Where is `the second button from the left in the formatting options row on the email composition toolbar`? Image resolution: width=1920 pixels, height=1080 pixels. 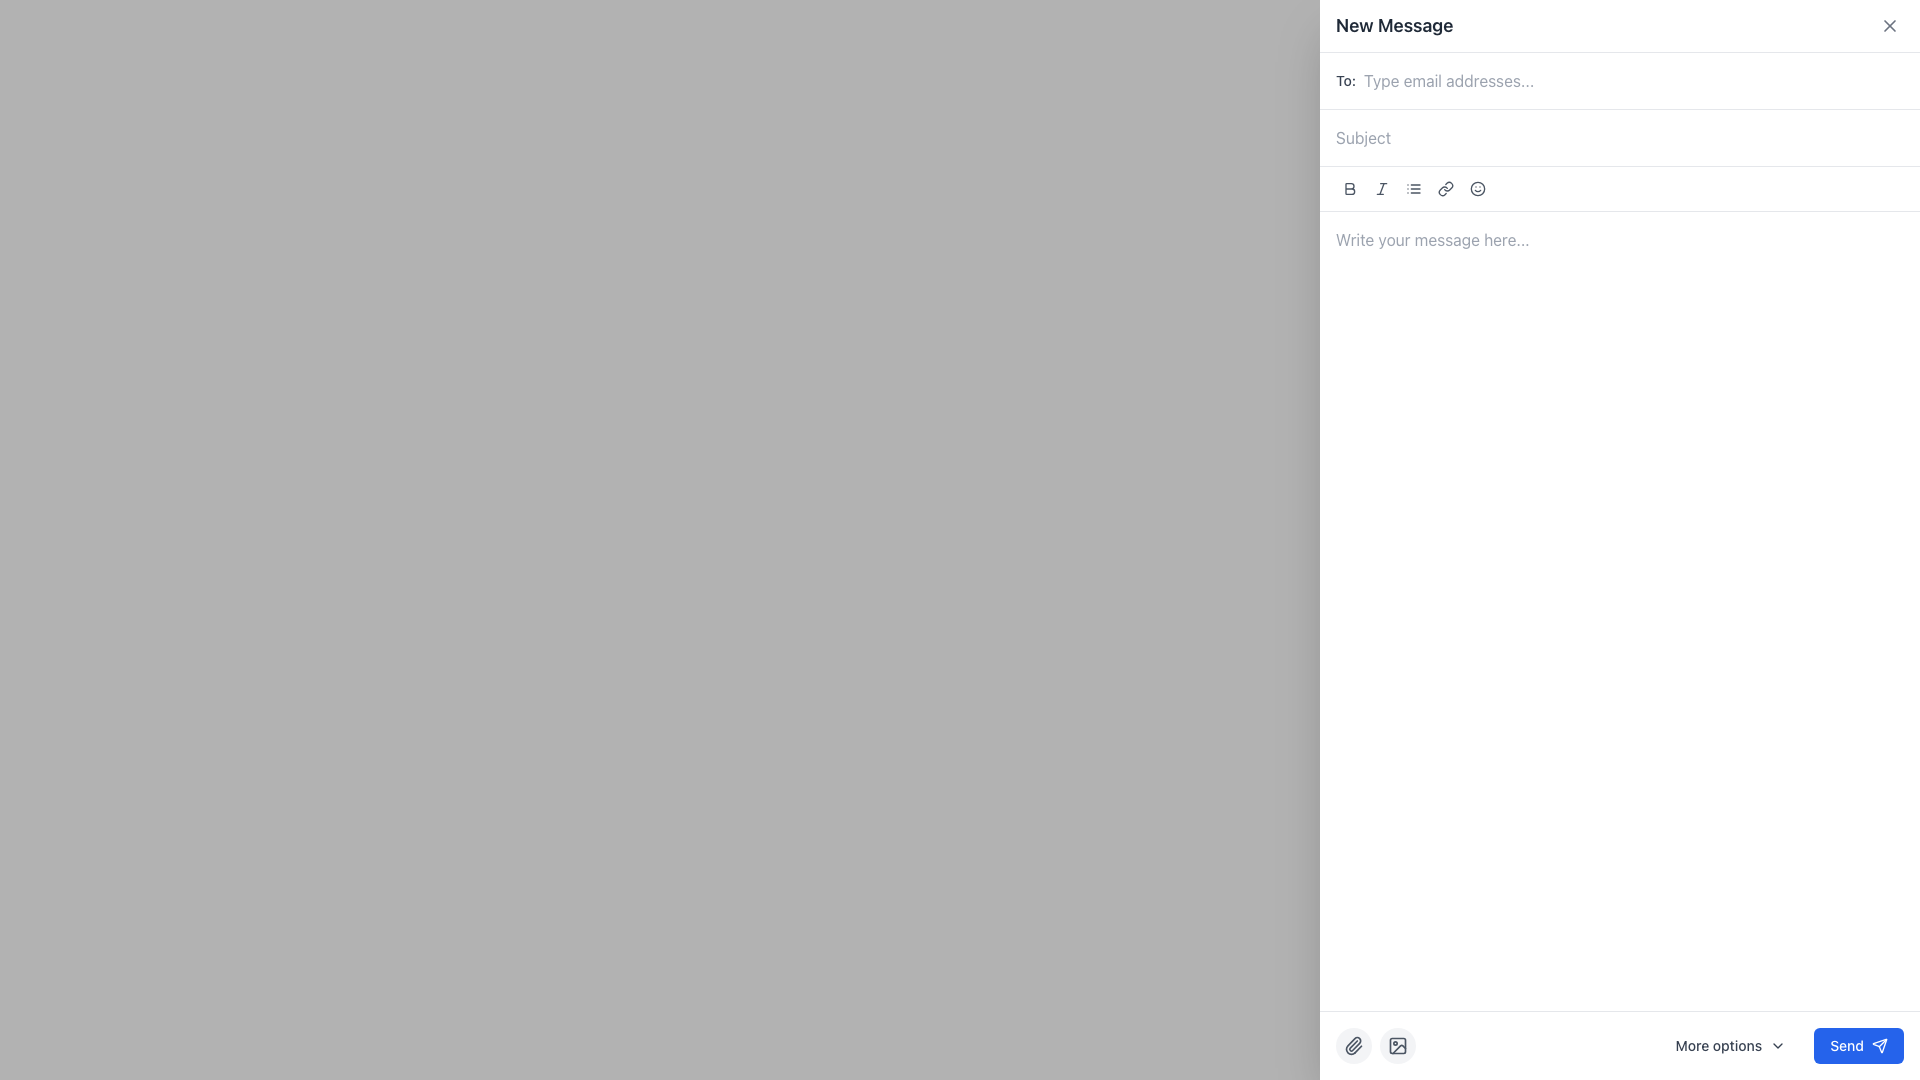 the second button from the left in the formatting options row on the email composition toolbar is located at coordinates (1381, 189).